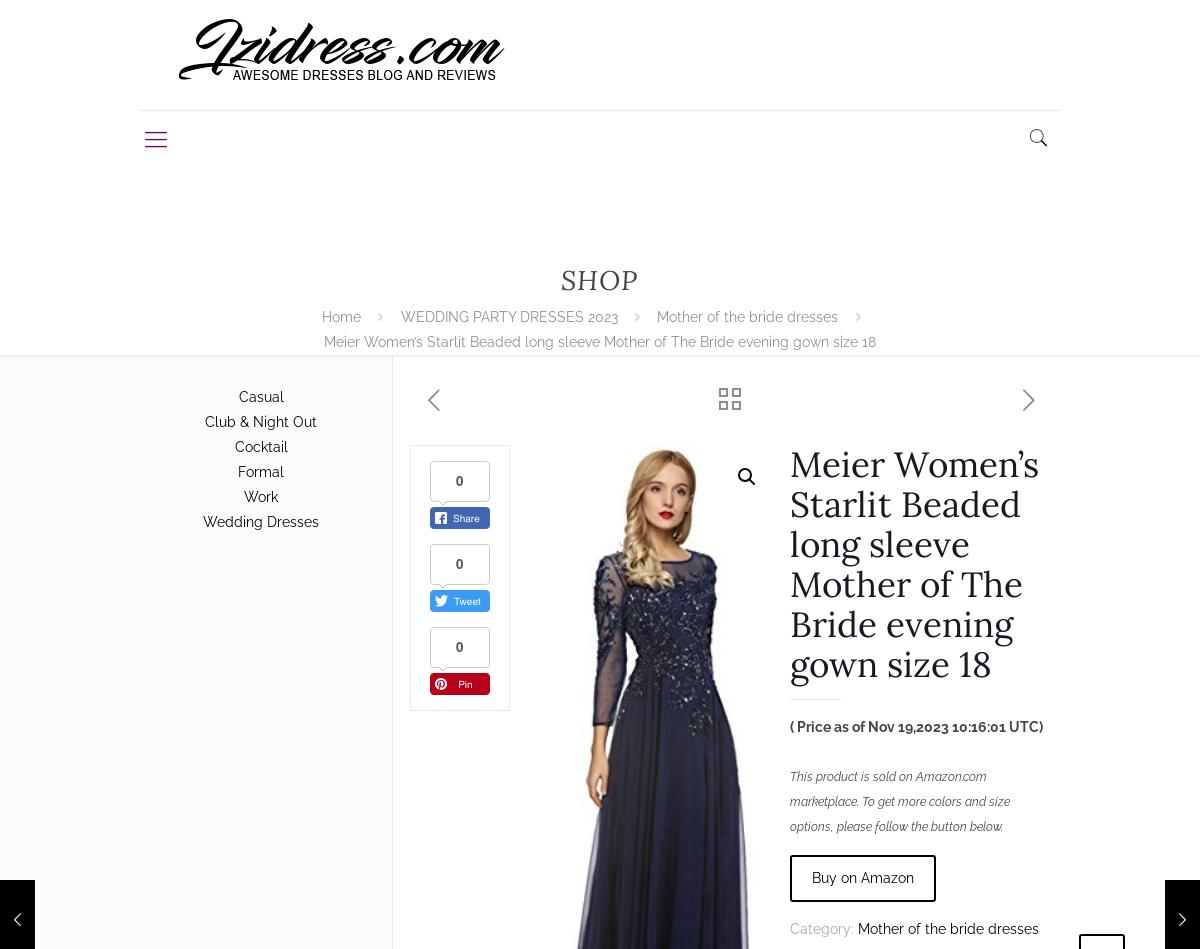 Image resolution: width=1200 pixels, height=949 pixels. I want to click on 'Club & Night Out', so click(260, 422).